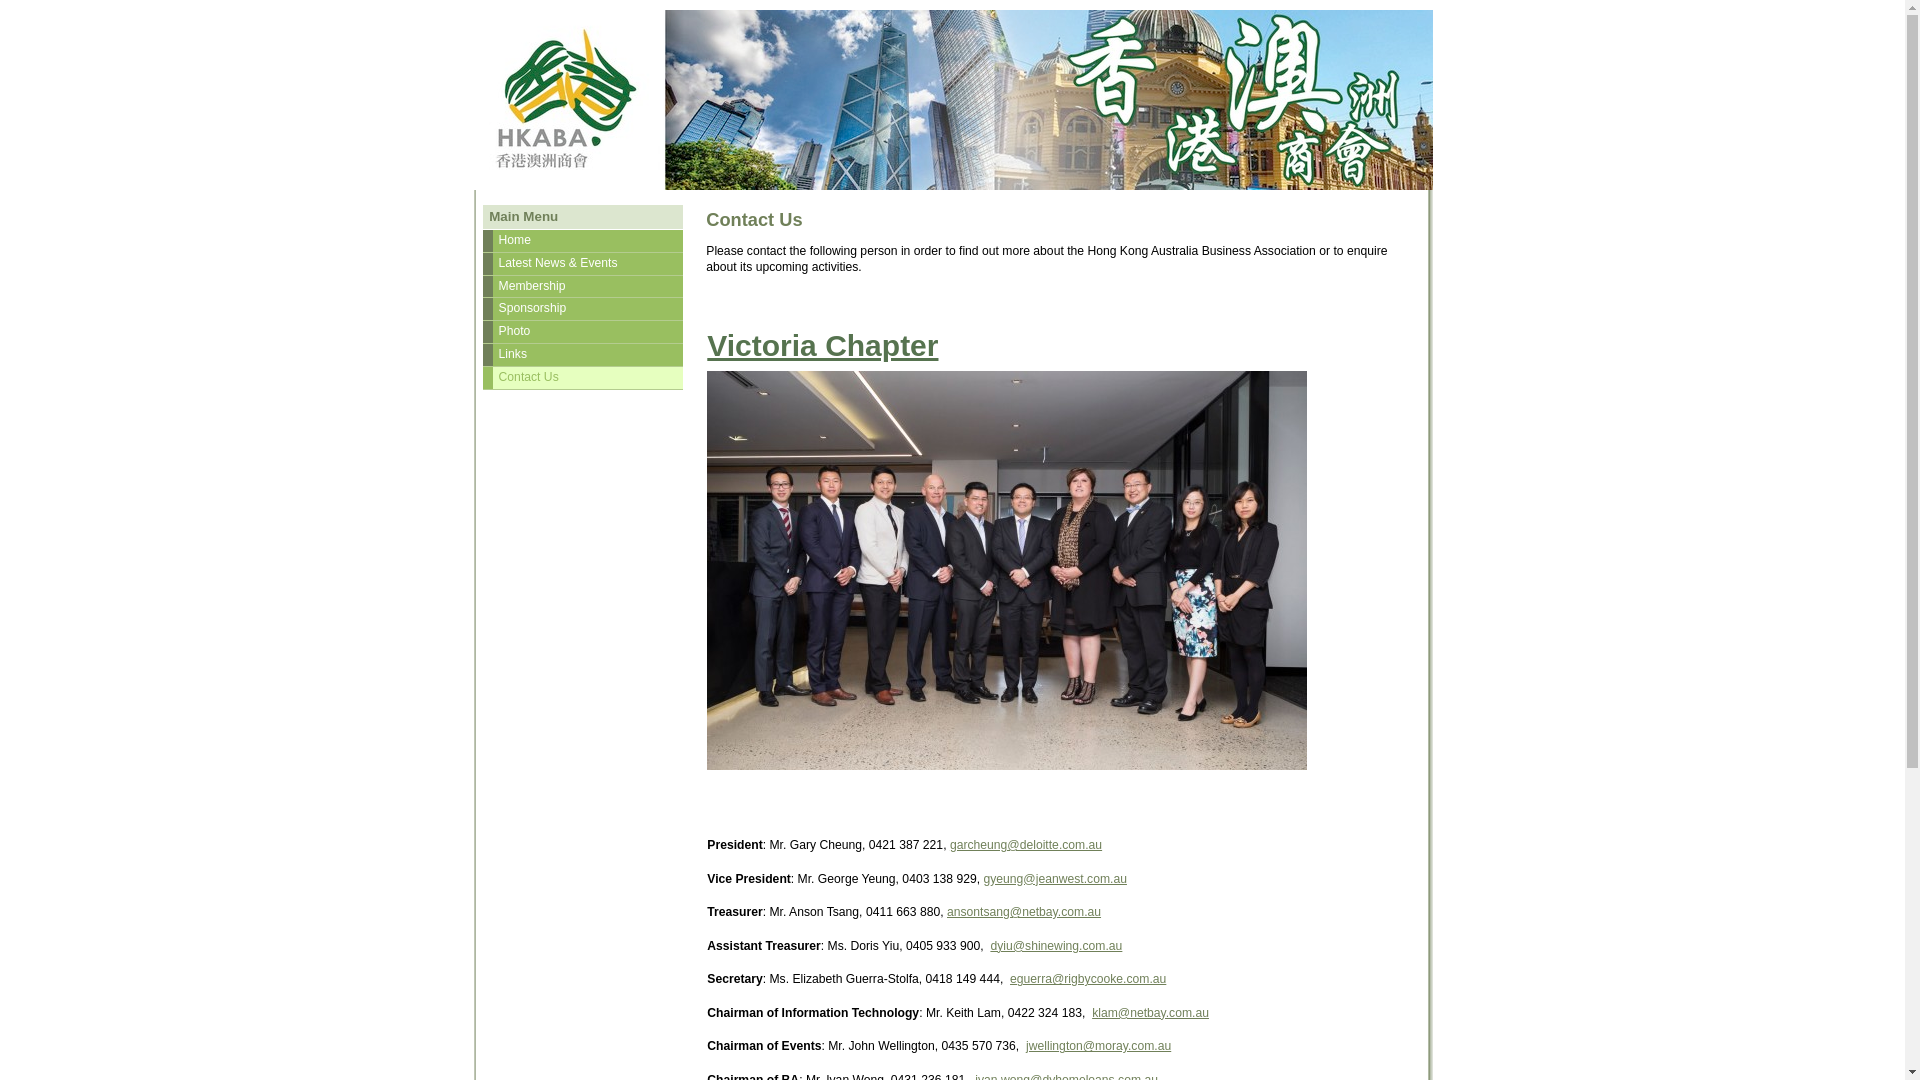 Image resolution: width=1920 pixels, height=1080 pixels. Describe the element at coordinates (581, 239) in the screenshot. I see `'Home'` at that location.